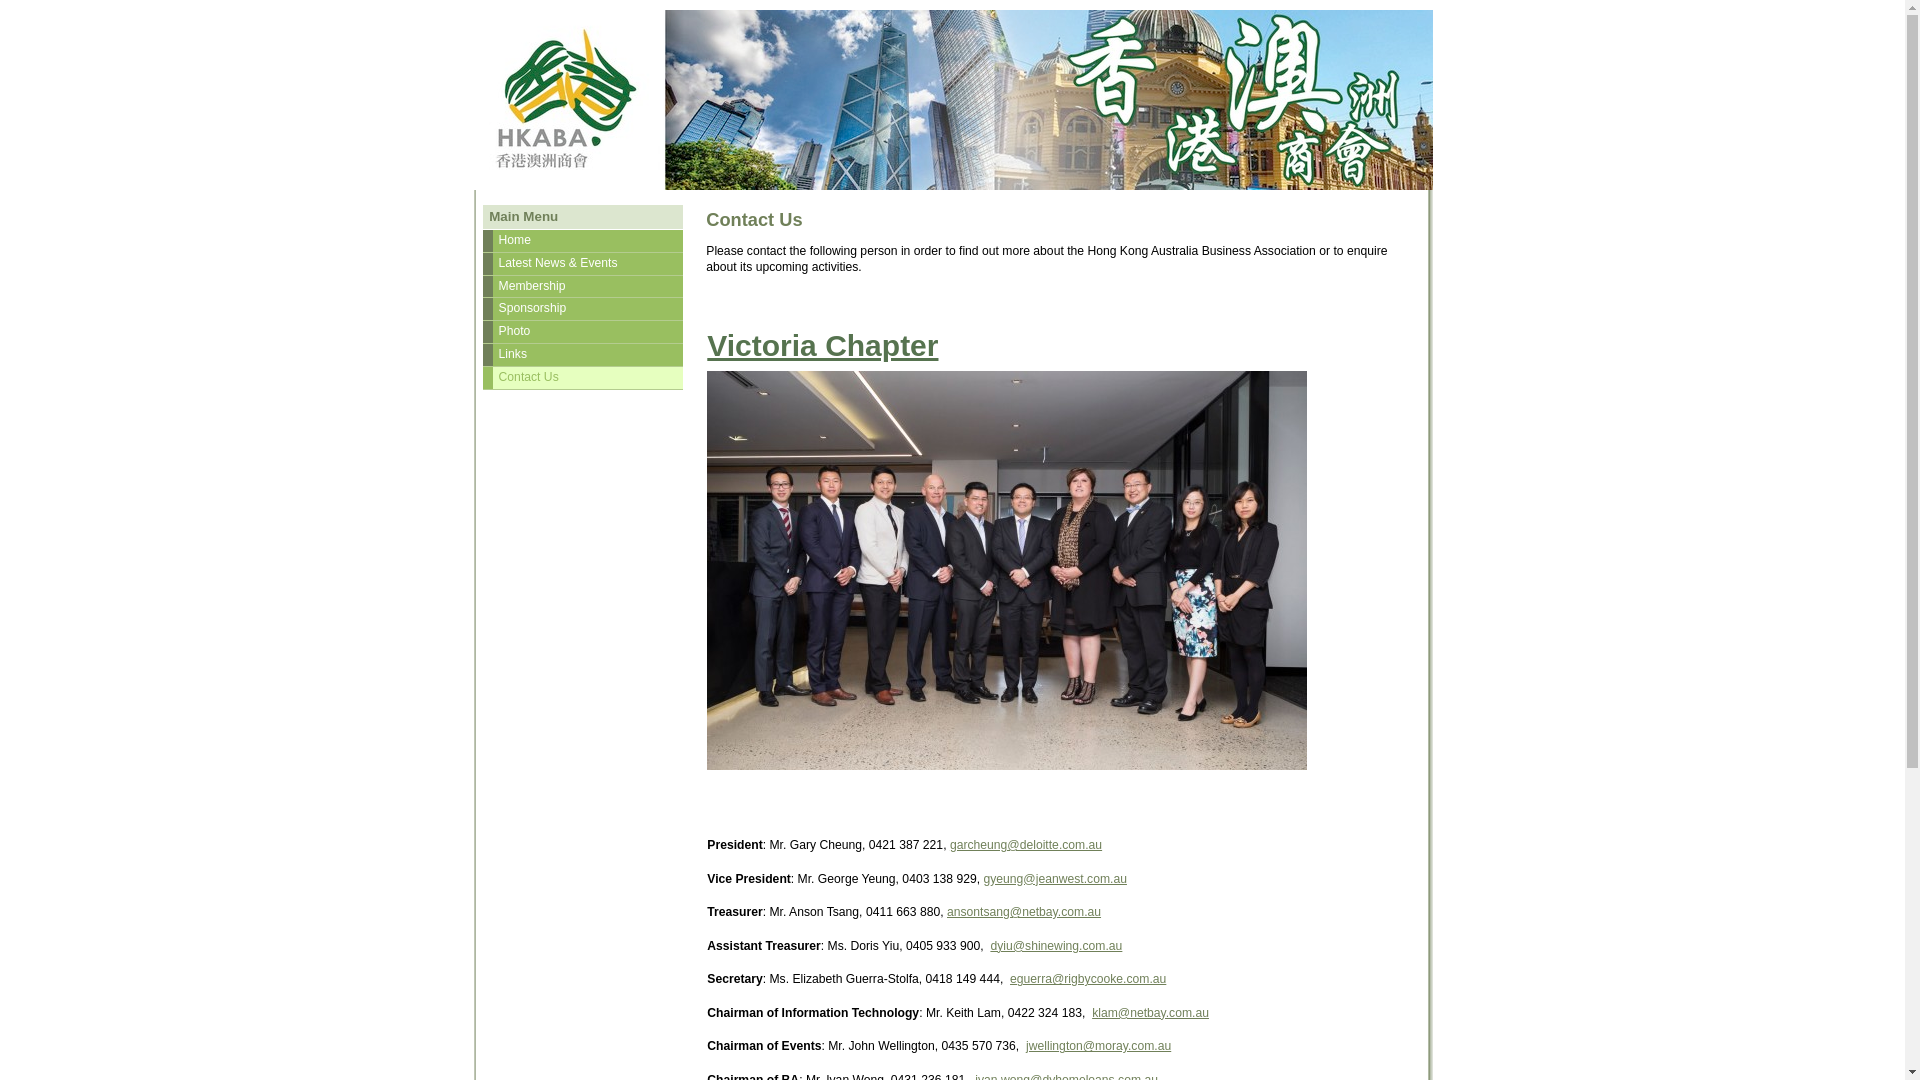 Image resolution: width=1920 pixels, height=1080 pixels. Describe the element at coordinates (581, 239) in the screenshot. I see `'Home'` at that location.